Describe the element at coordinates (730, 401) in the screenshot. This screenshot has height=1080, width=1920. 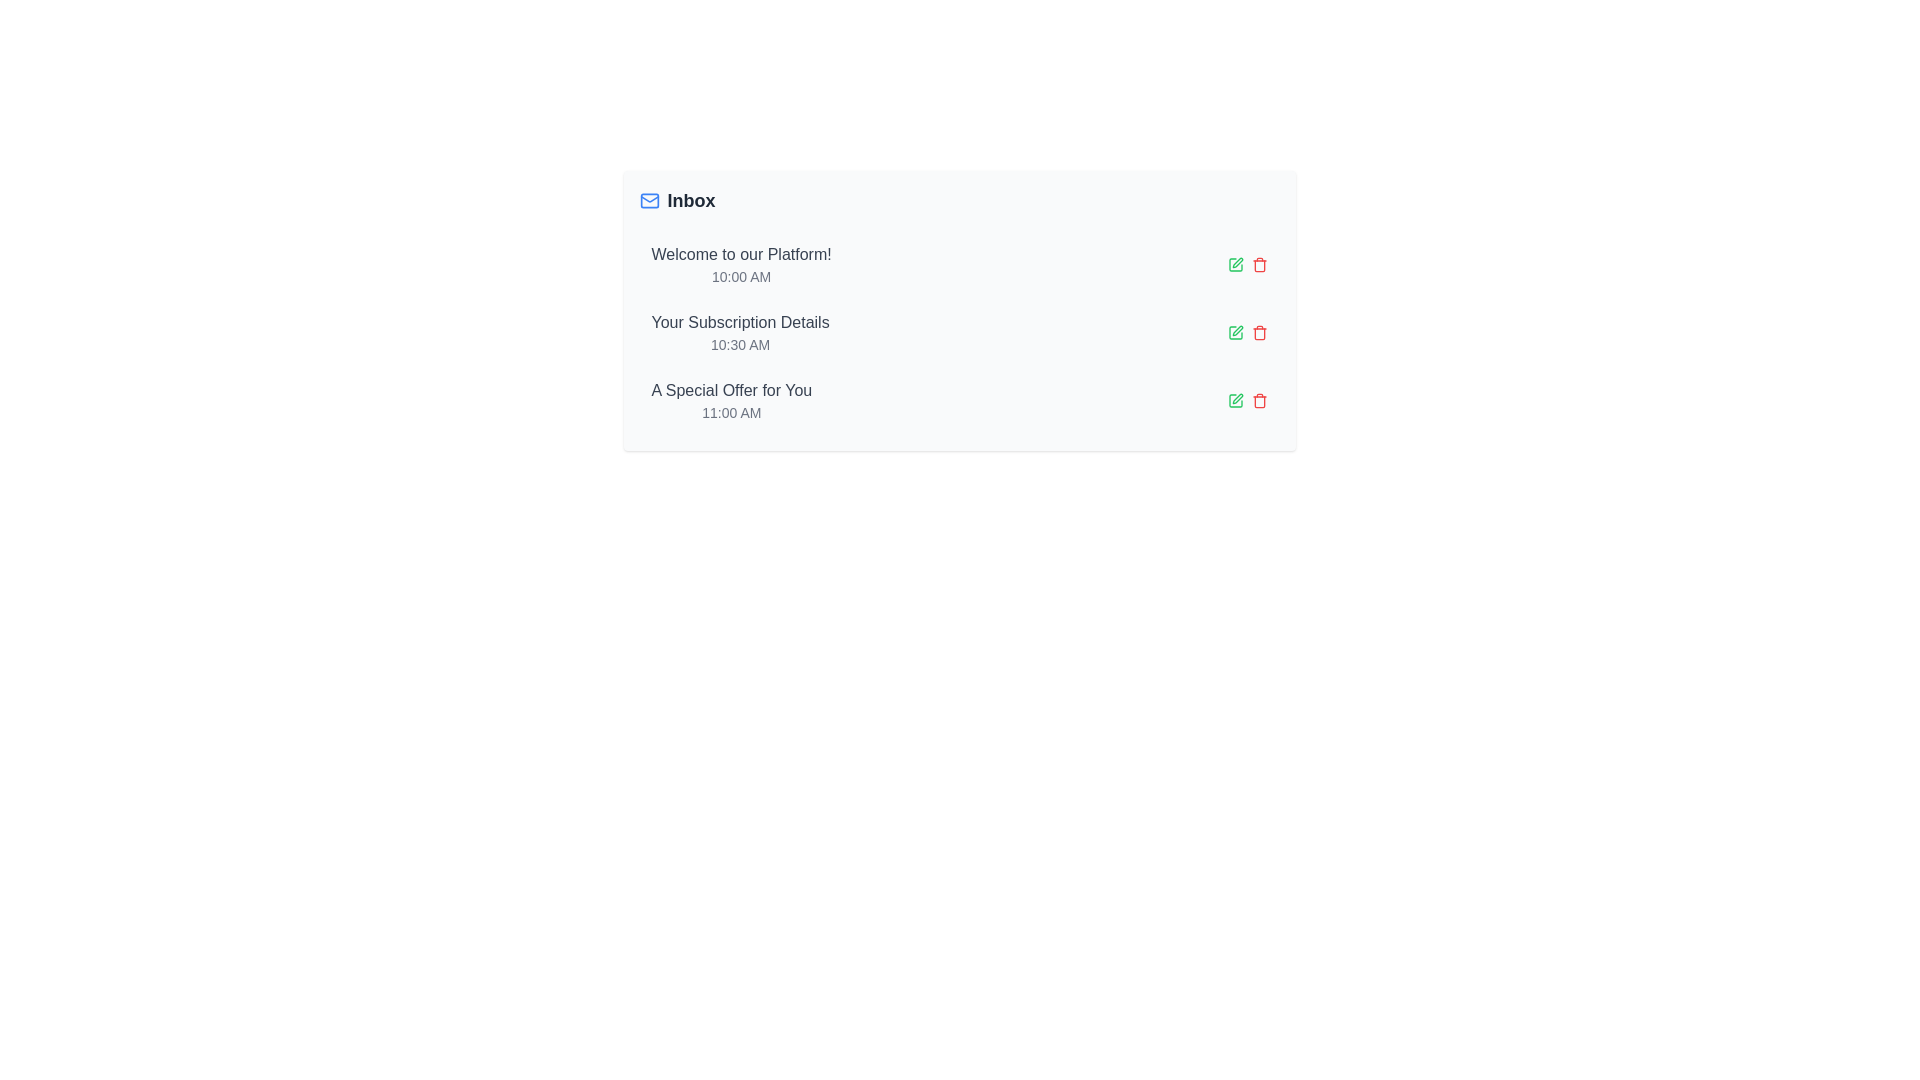
I see `to select the third notification message entry in the inbox, which provides a title and associated time` at that location.